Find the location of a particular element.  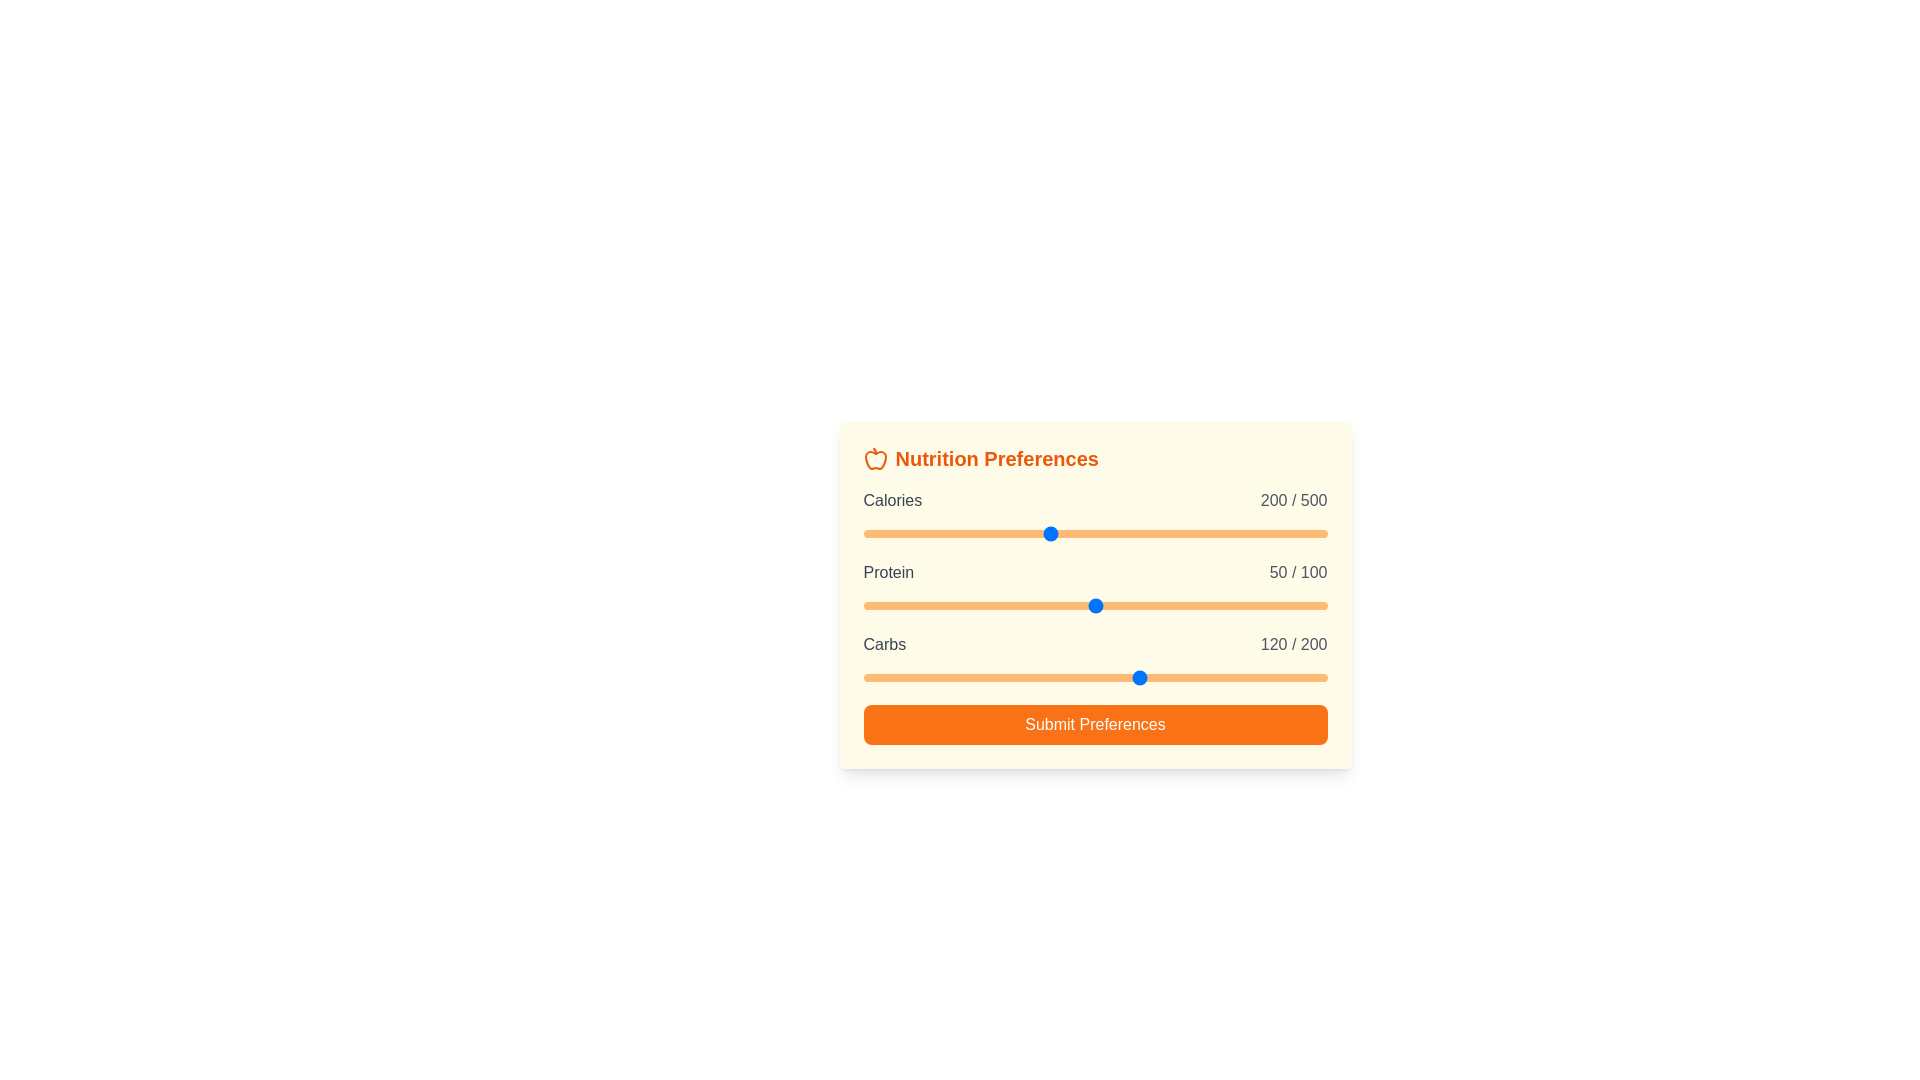

the caloric value is located at coordinates (896, 532).